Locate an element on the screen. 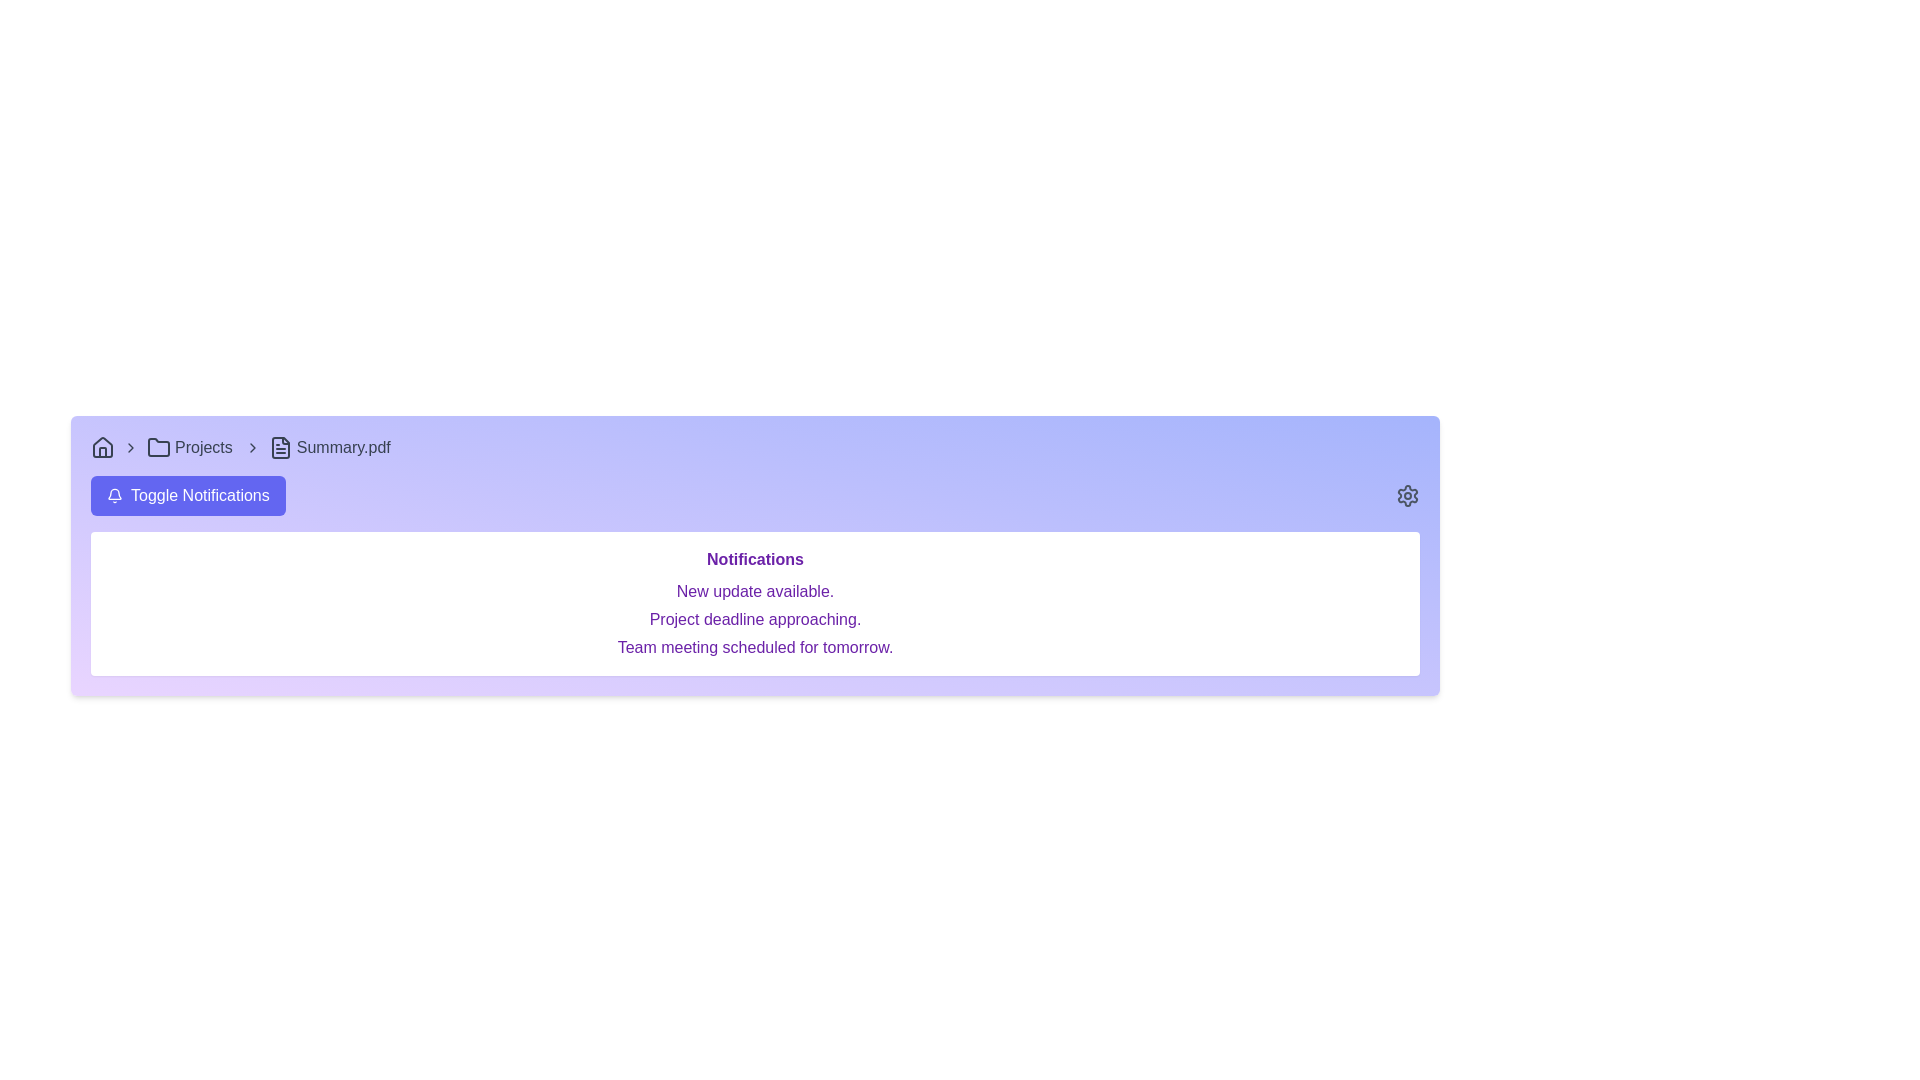 The width and height of the screenshot is (1920, 1080). the home icon located near the top-left section of the interface is located at coordinates (101, 446).